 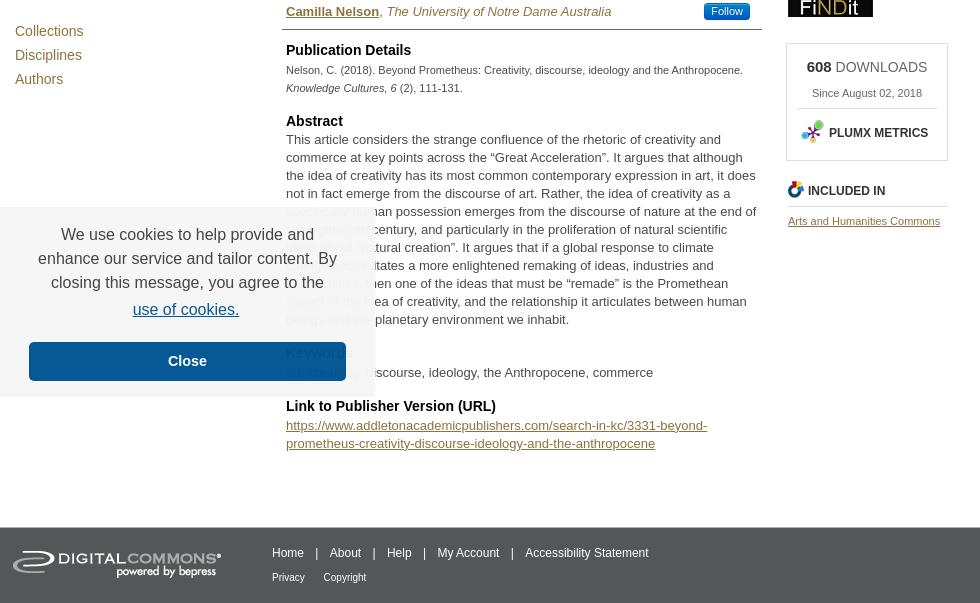 What do you see at coordinates (382, 11) in the screenshot?
I see `','` at bounding box center [382, 11].